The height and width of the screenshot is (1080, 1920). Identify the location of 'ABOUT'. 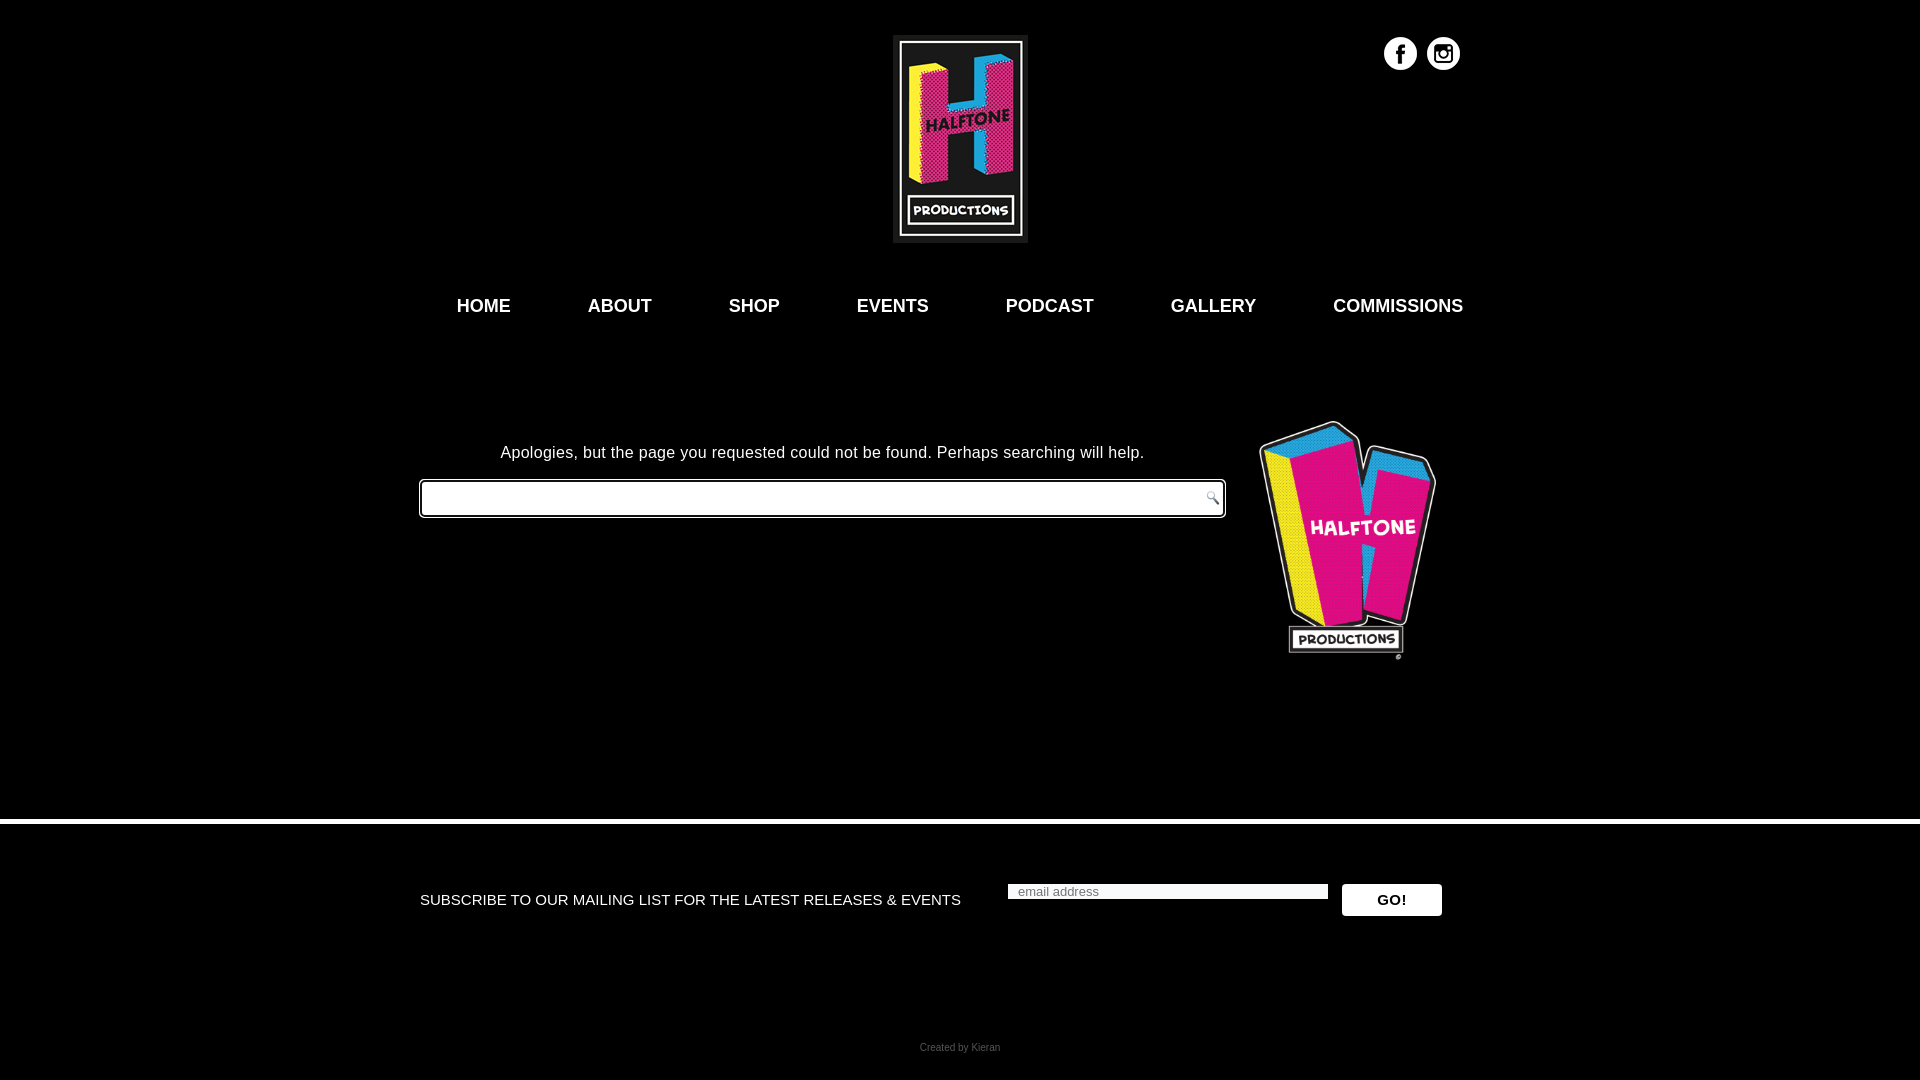
(618, 305).